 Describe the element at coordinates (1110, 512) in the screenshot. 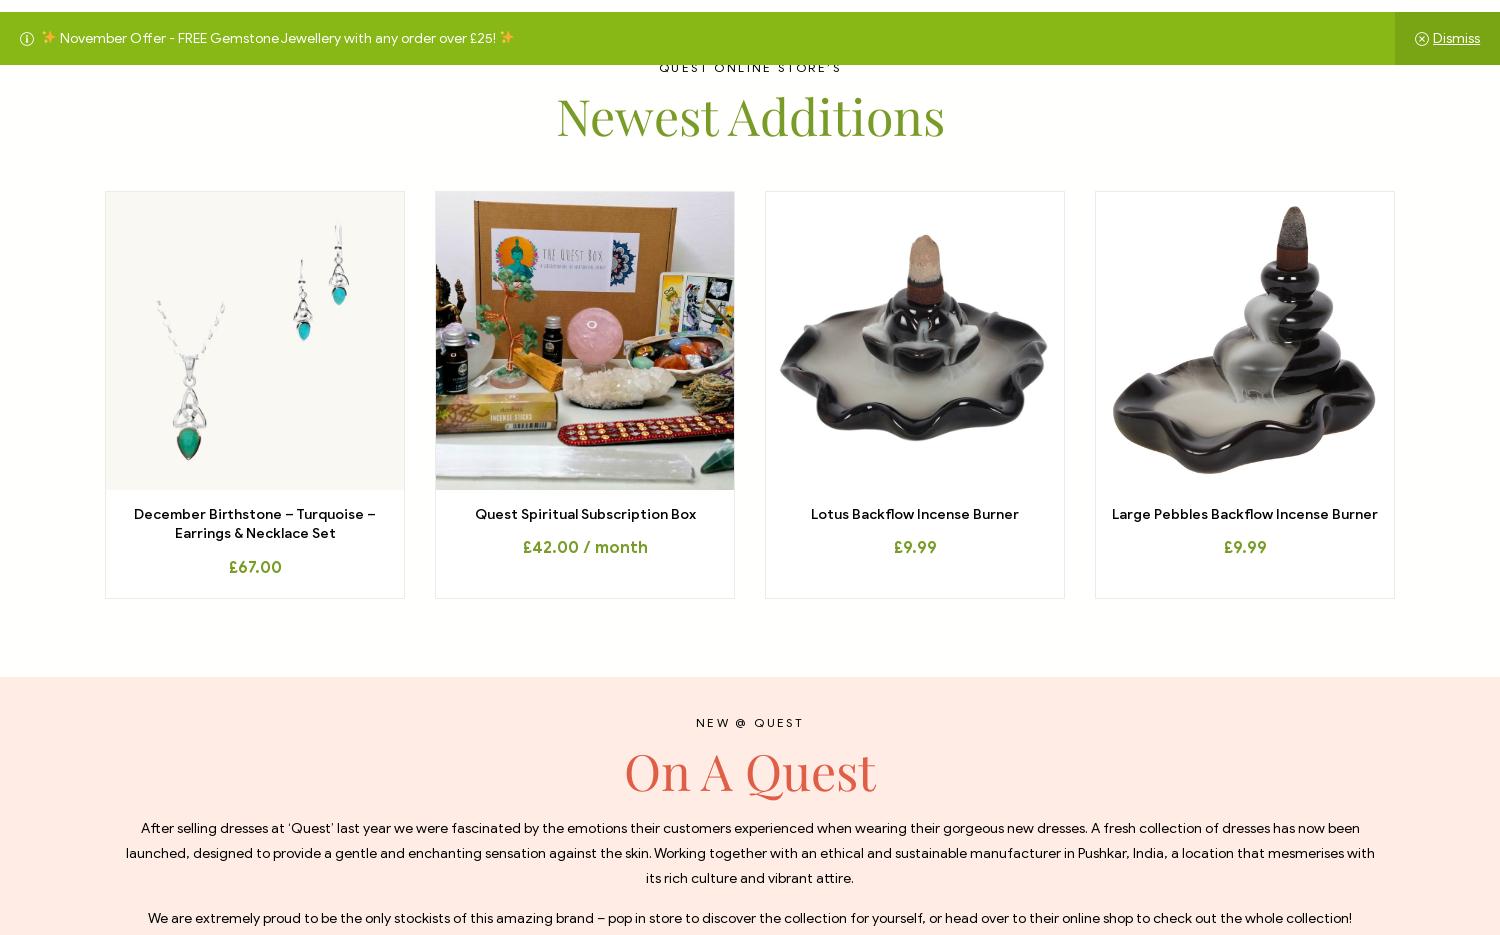

I see `'Large Pebbles Backflow Incense Burner'` at that location.